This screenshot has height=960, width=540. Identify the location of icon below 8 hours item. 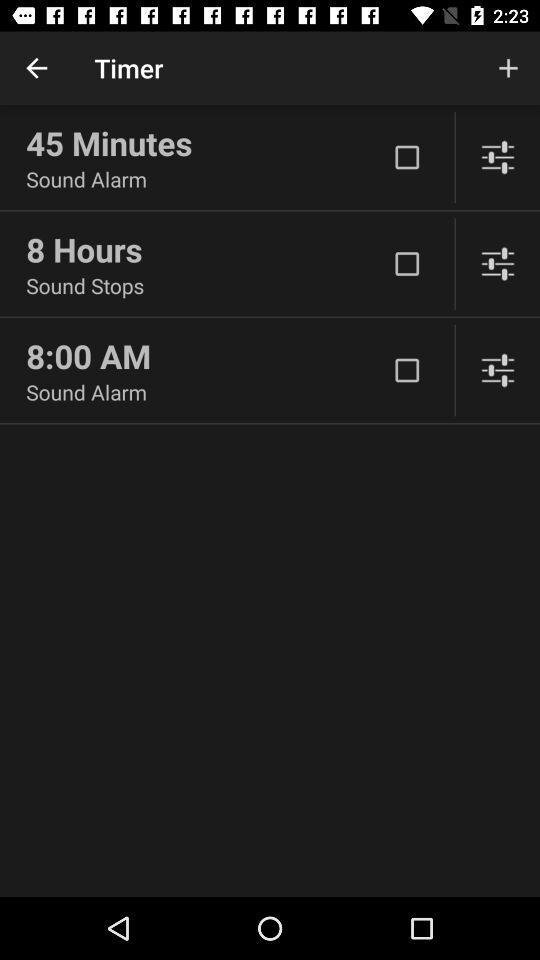
(205, 284).